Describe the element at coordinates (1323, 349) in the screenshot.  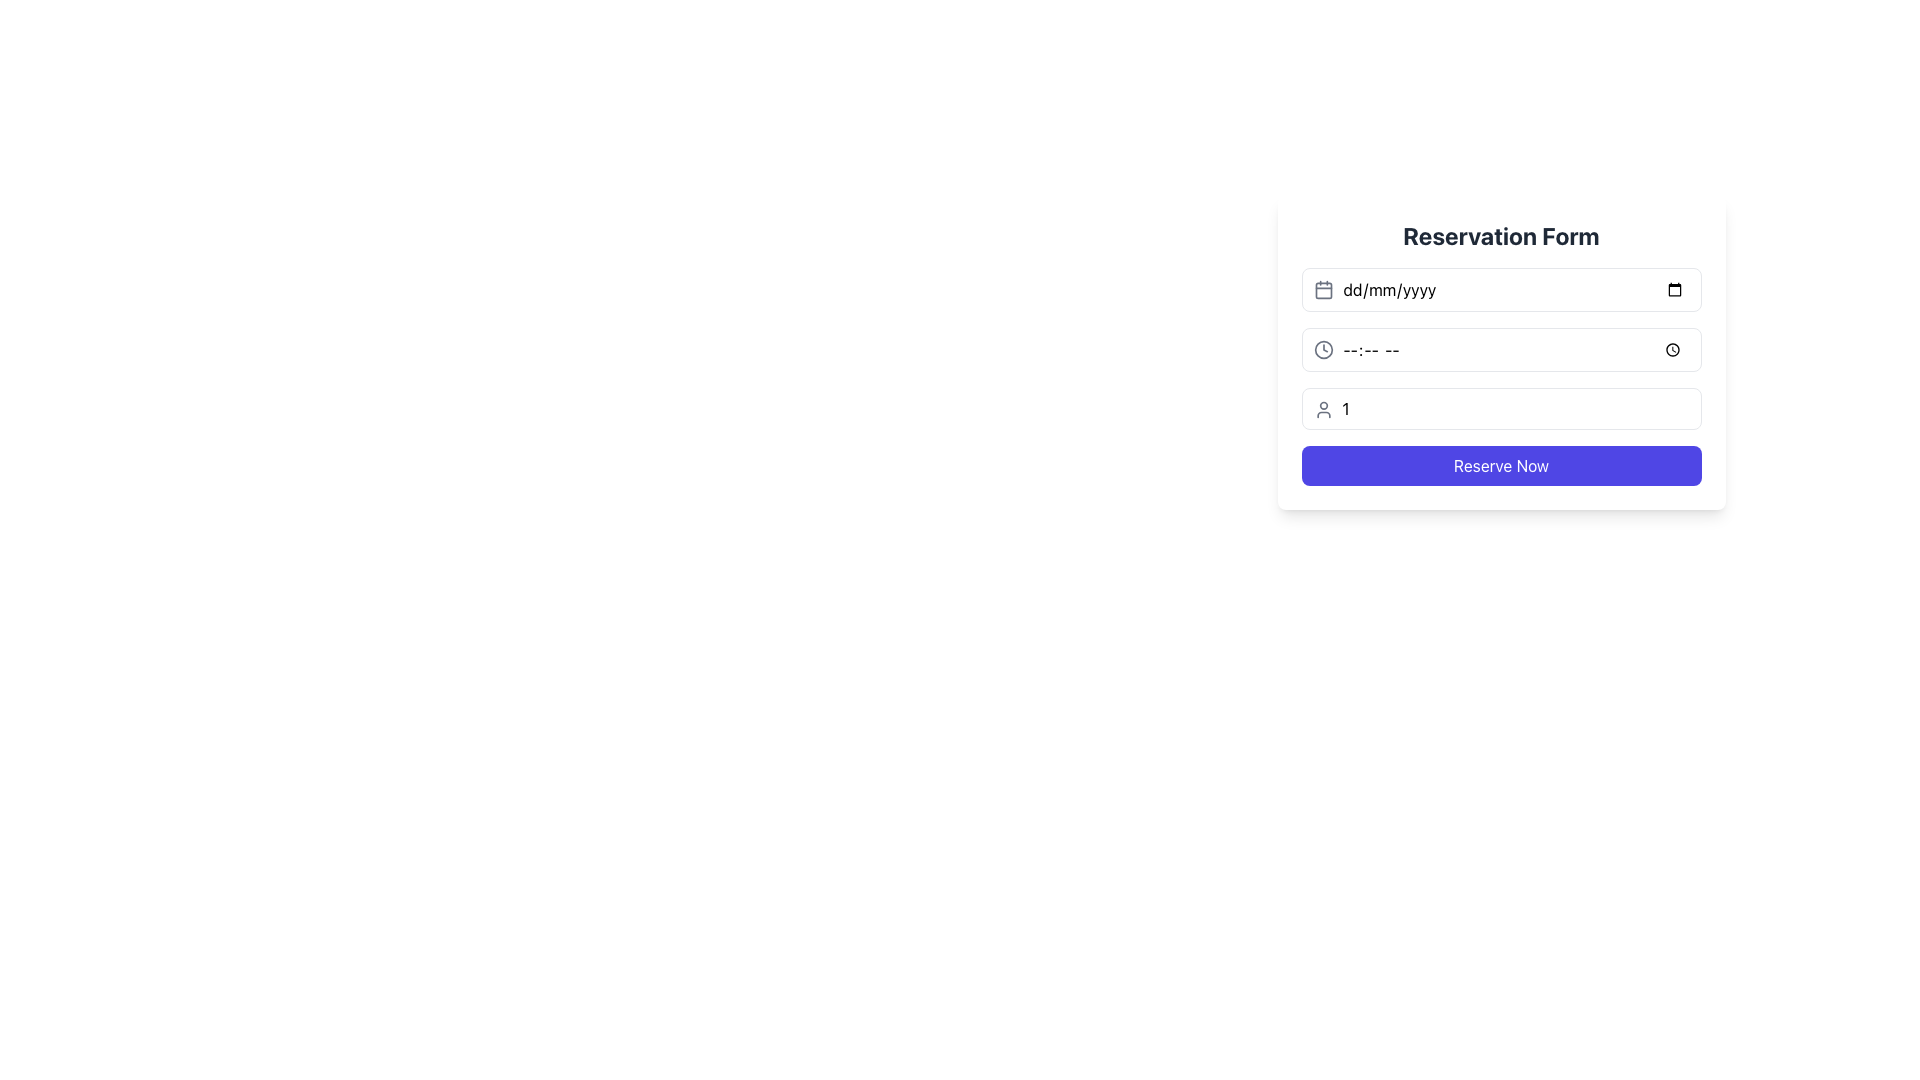
I see `the circular SVG component that is part of the clock icon located on the left side of the second row of fields in the form` at that location.